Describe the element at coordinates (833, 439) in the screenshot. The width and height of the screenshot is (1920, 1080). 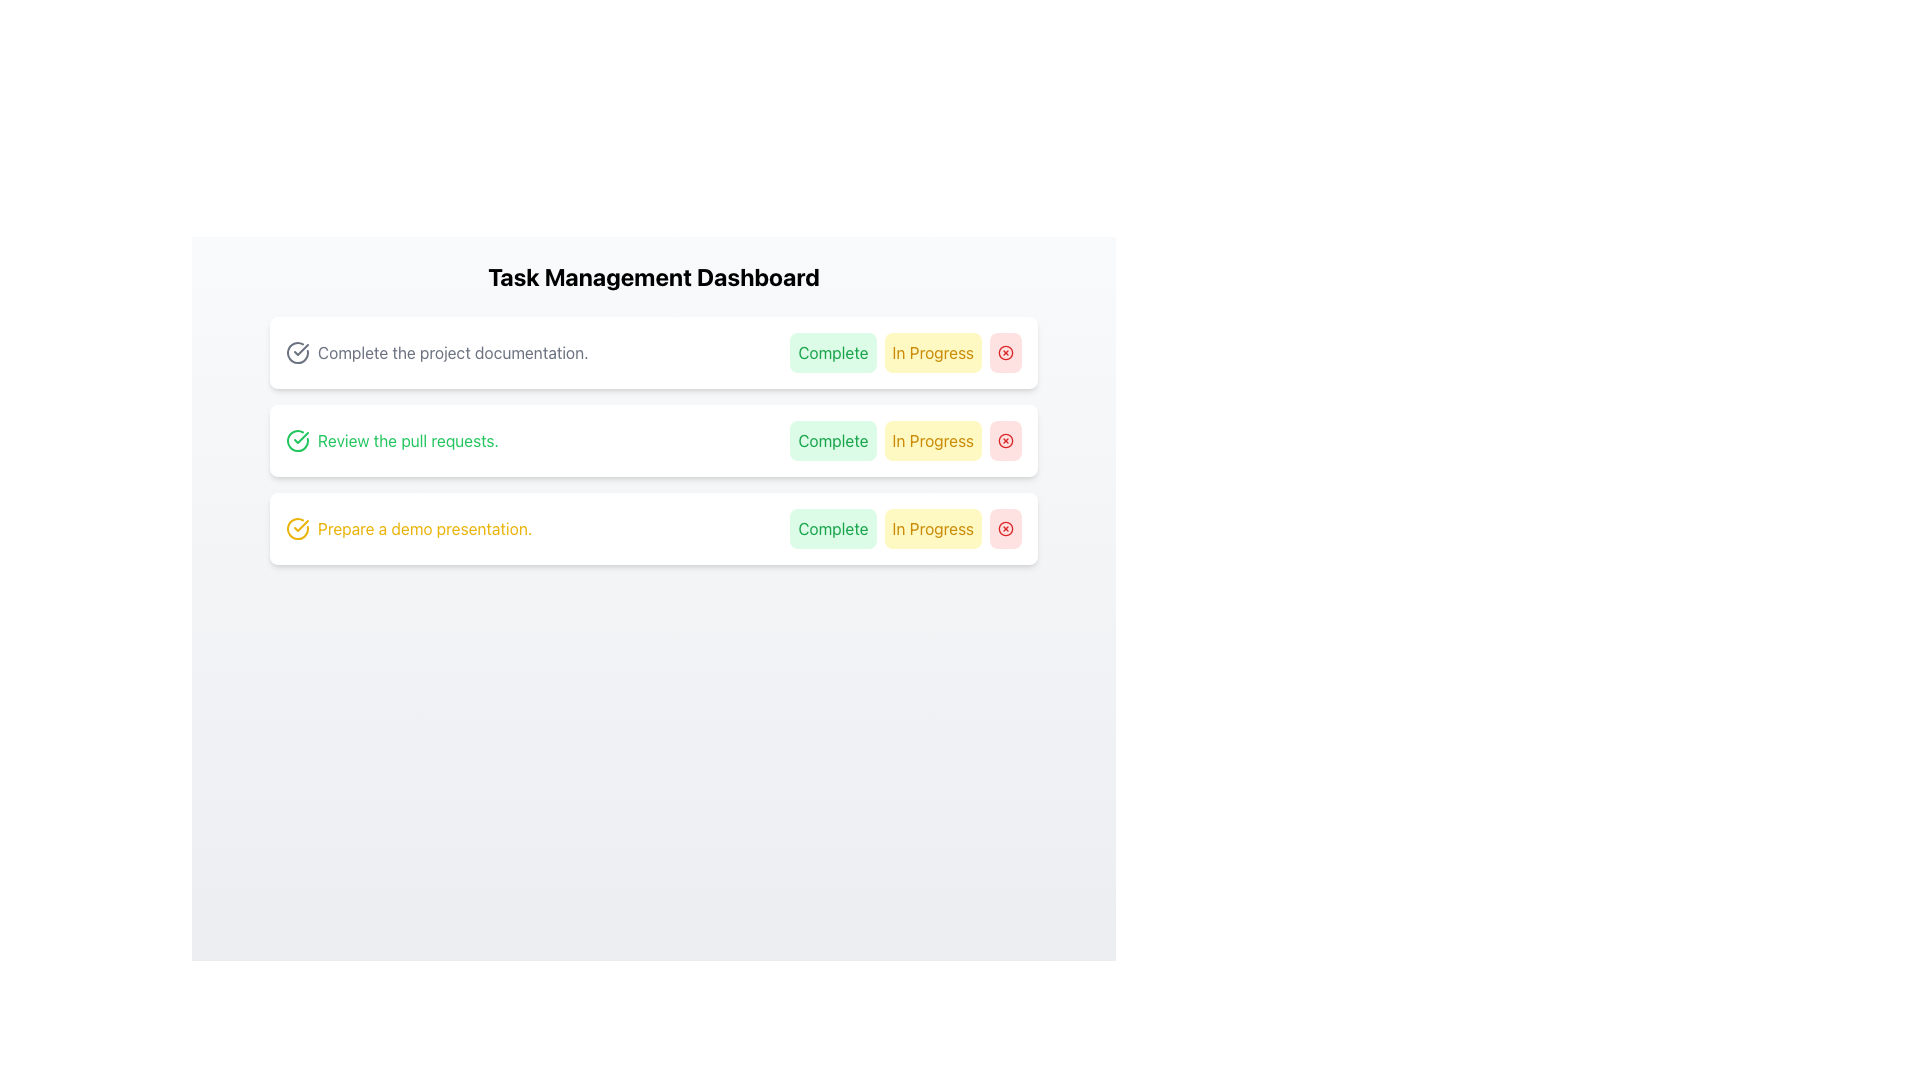
I see `the first button in the second task block on the 'Task Management Dashboard' to mark the associated task as completed` at that location.